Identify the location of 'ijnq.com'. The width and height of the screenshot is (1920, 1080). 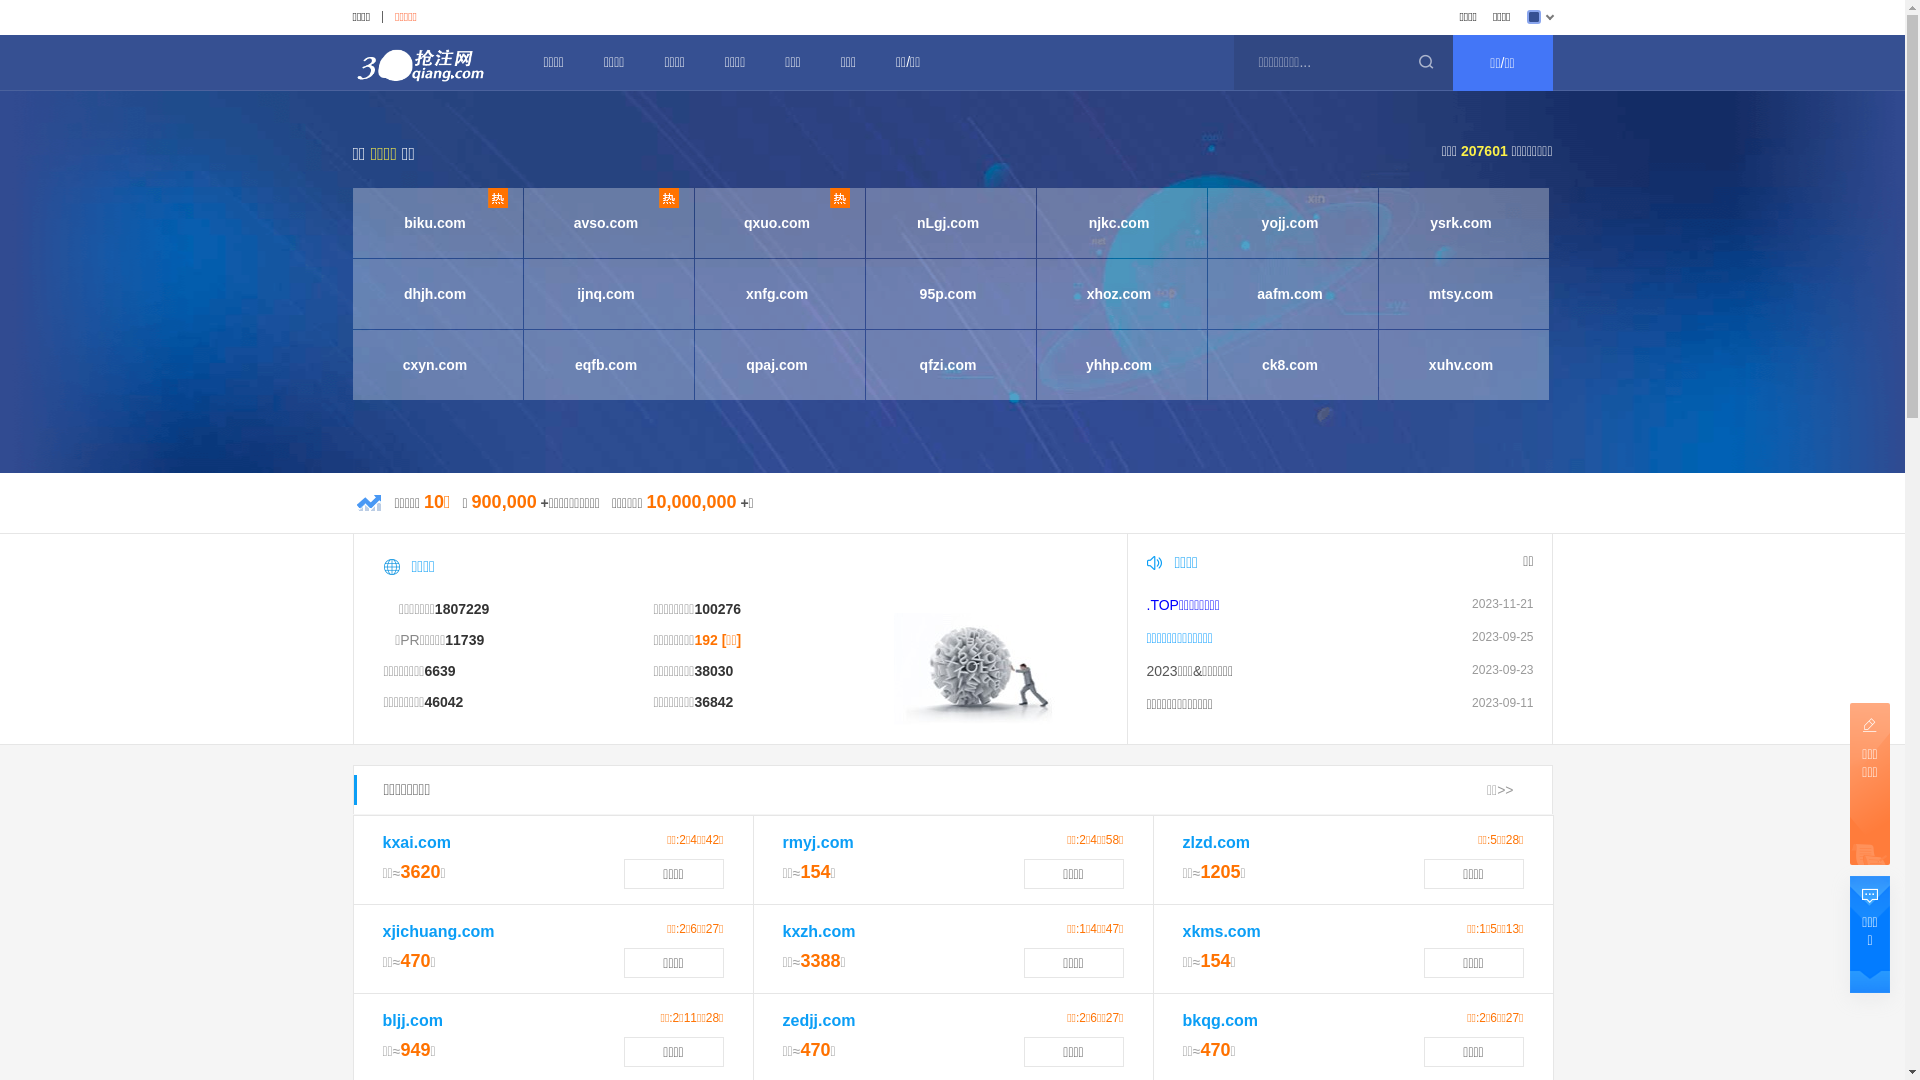
(605, 293).